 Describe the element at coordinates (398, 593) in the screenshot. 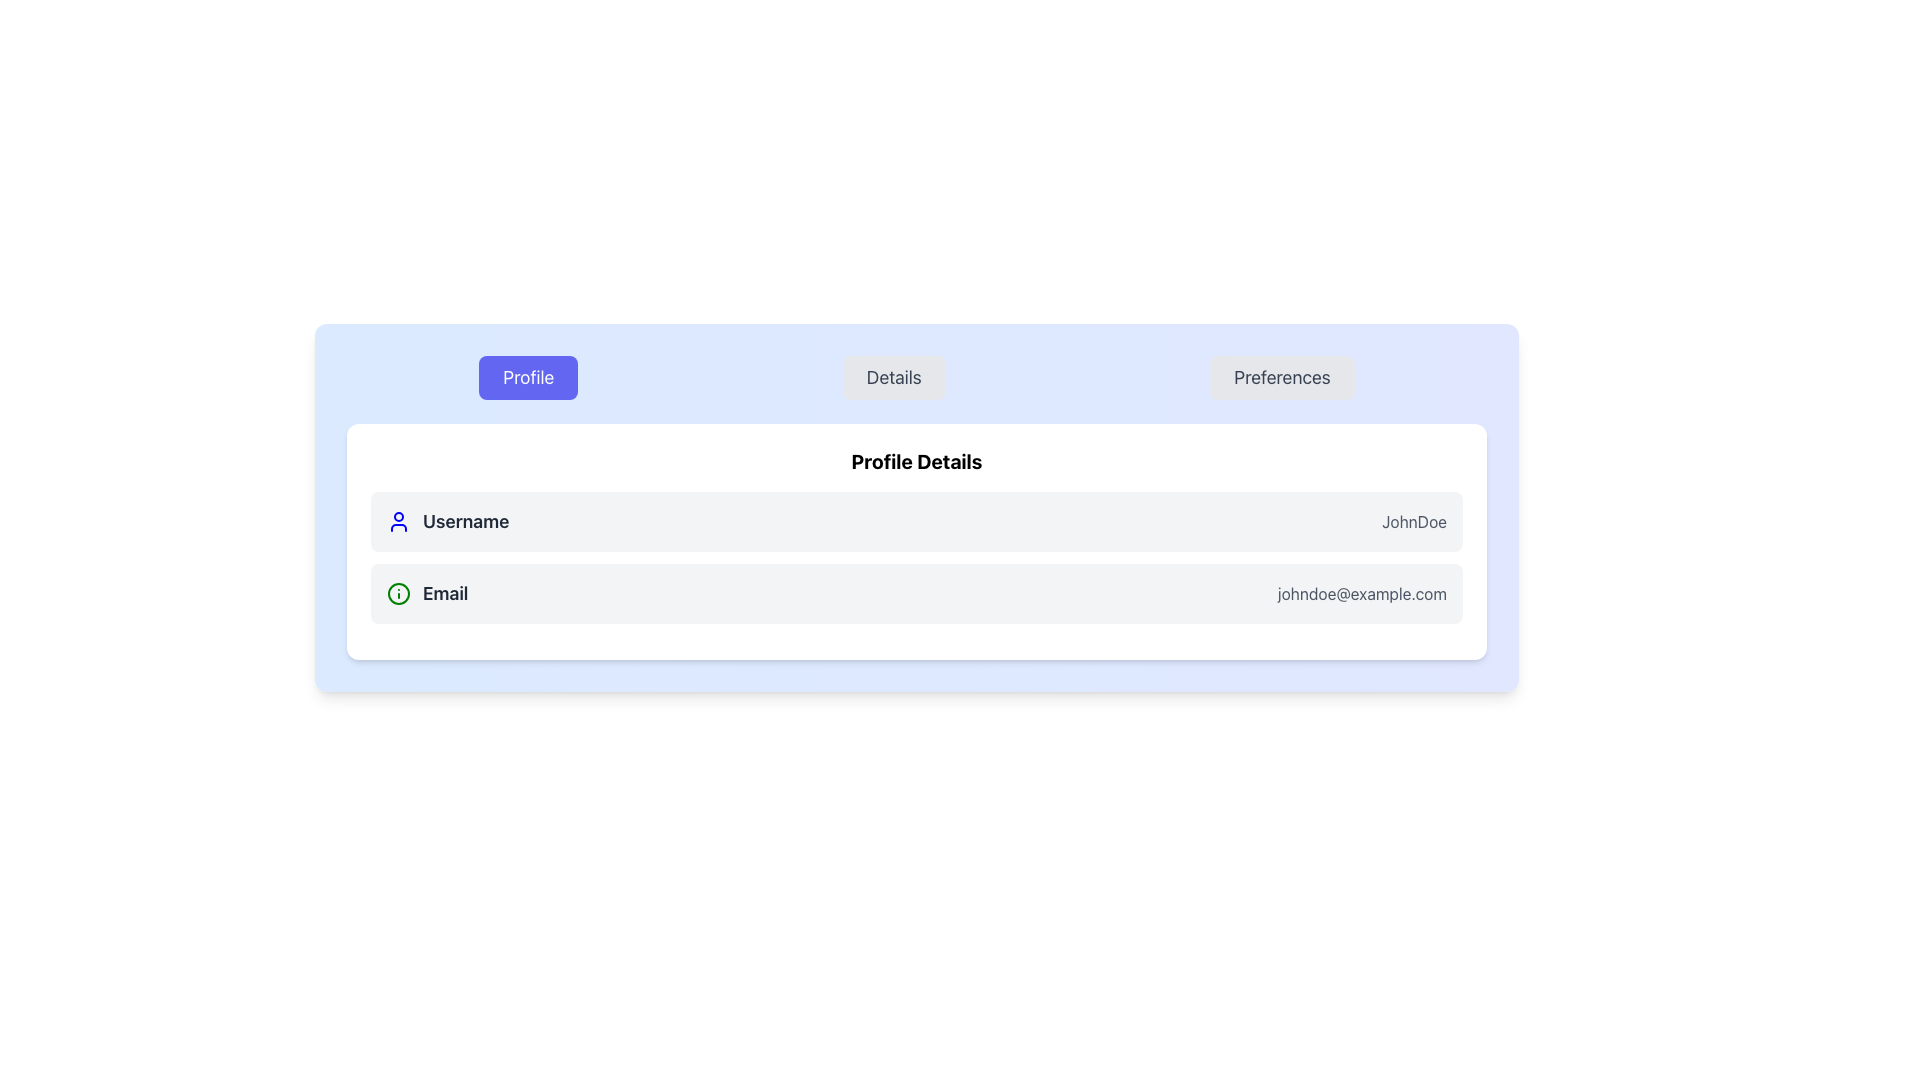

I see `the informational icon related to the 'Email' field in the 'Profile Details' section` at that location.